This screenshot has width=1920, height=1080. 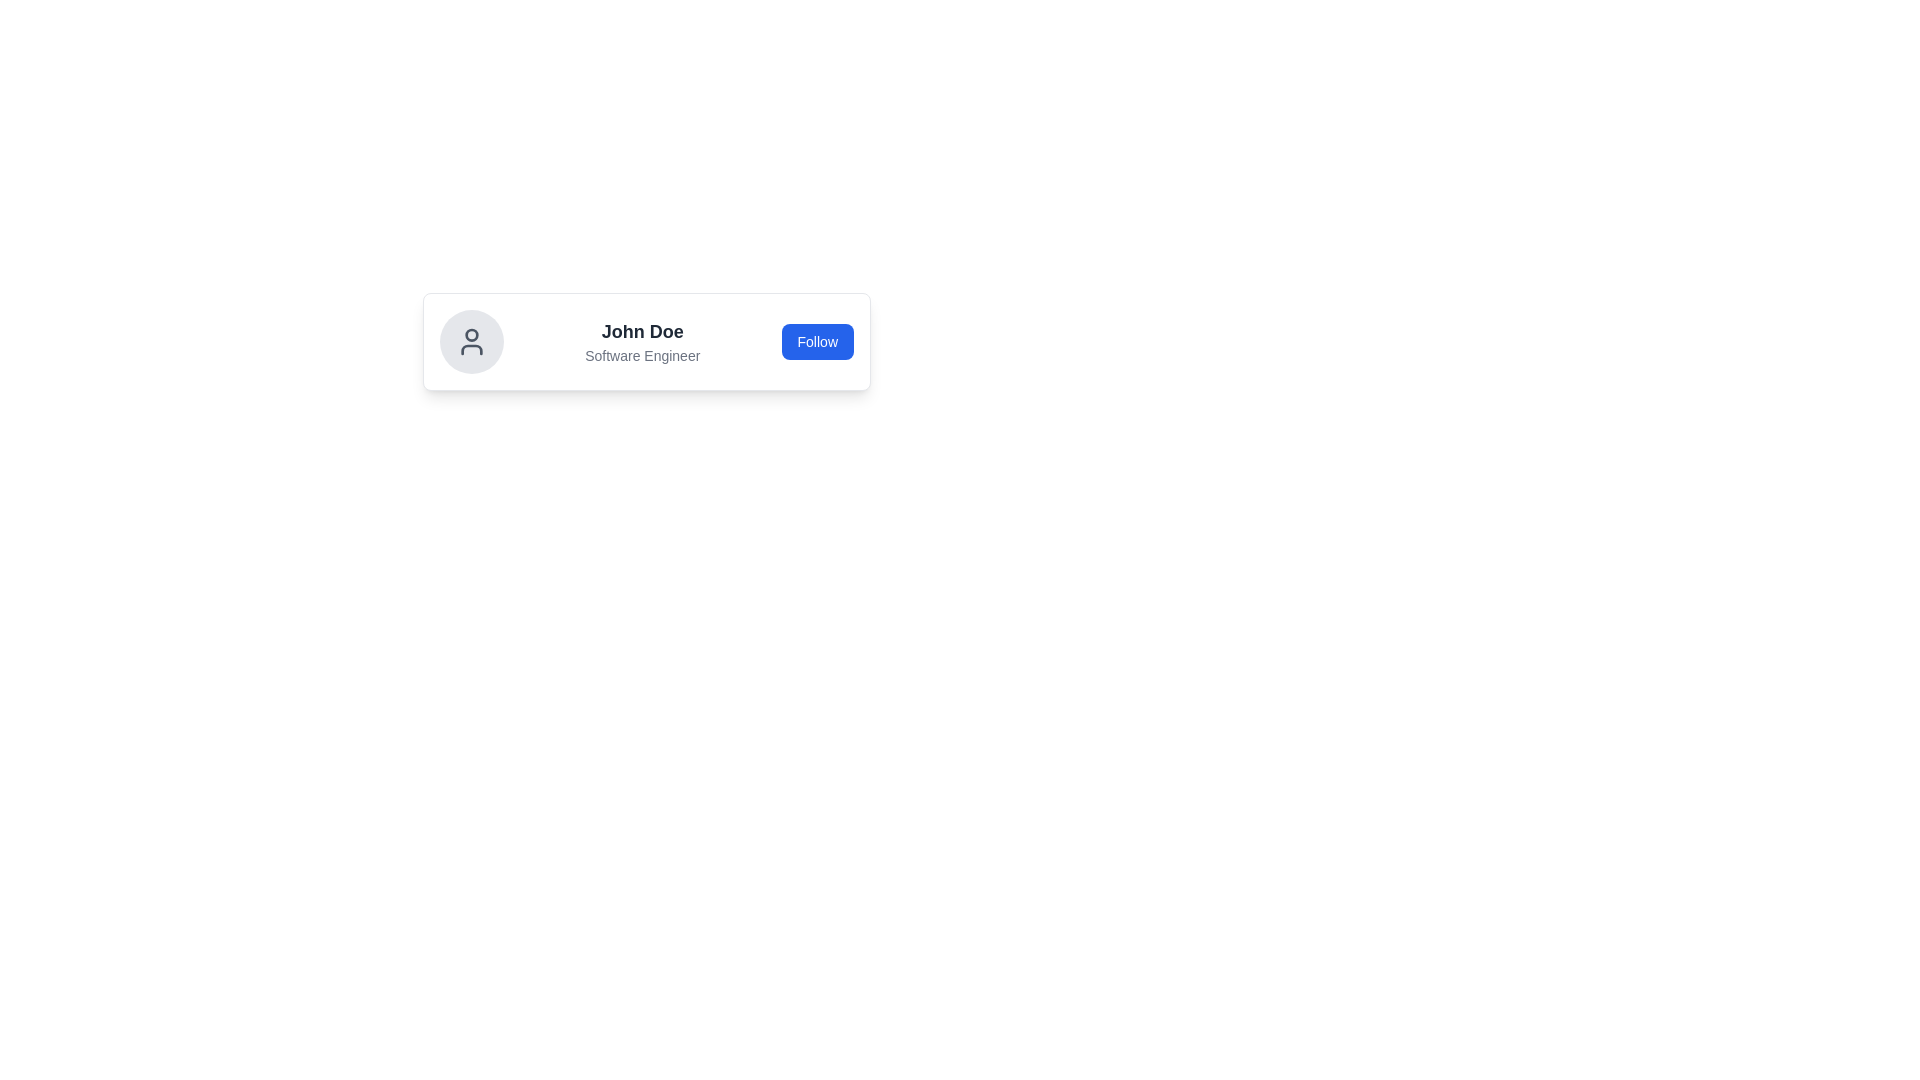 What do you see at coordinates (817, 341) in the screenshot?
I see `the 'Follow' button located at the right edge of the profile card for 'John Doe', which is the last element` at bounding box center [817, 341].